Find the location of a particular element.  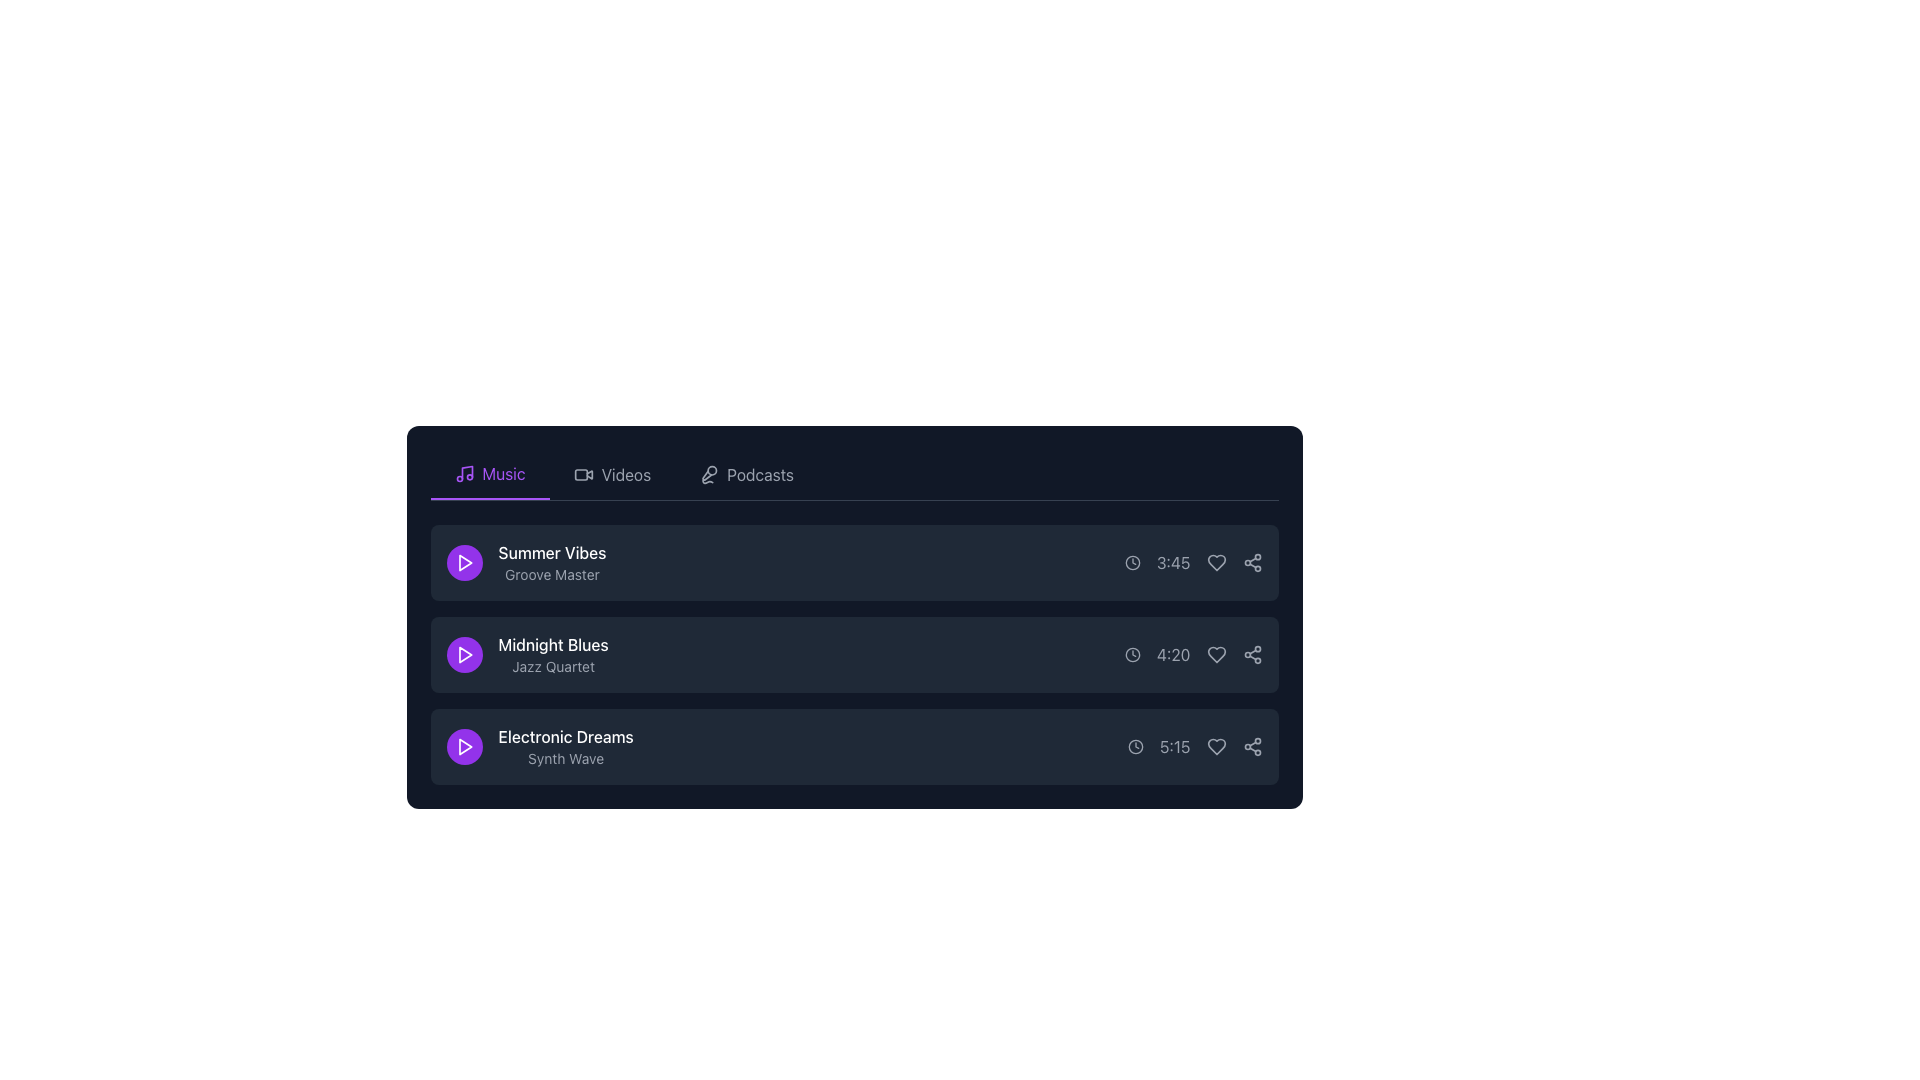

the purple triangular play button icon located in the third row of the music playlist section to initiate playback is located at coordinates (464, 747).